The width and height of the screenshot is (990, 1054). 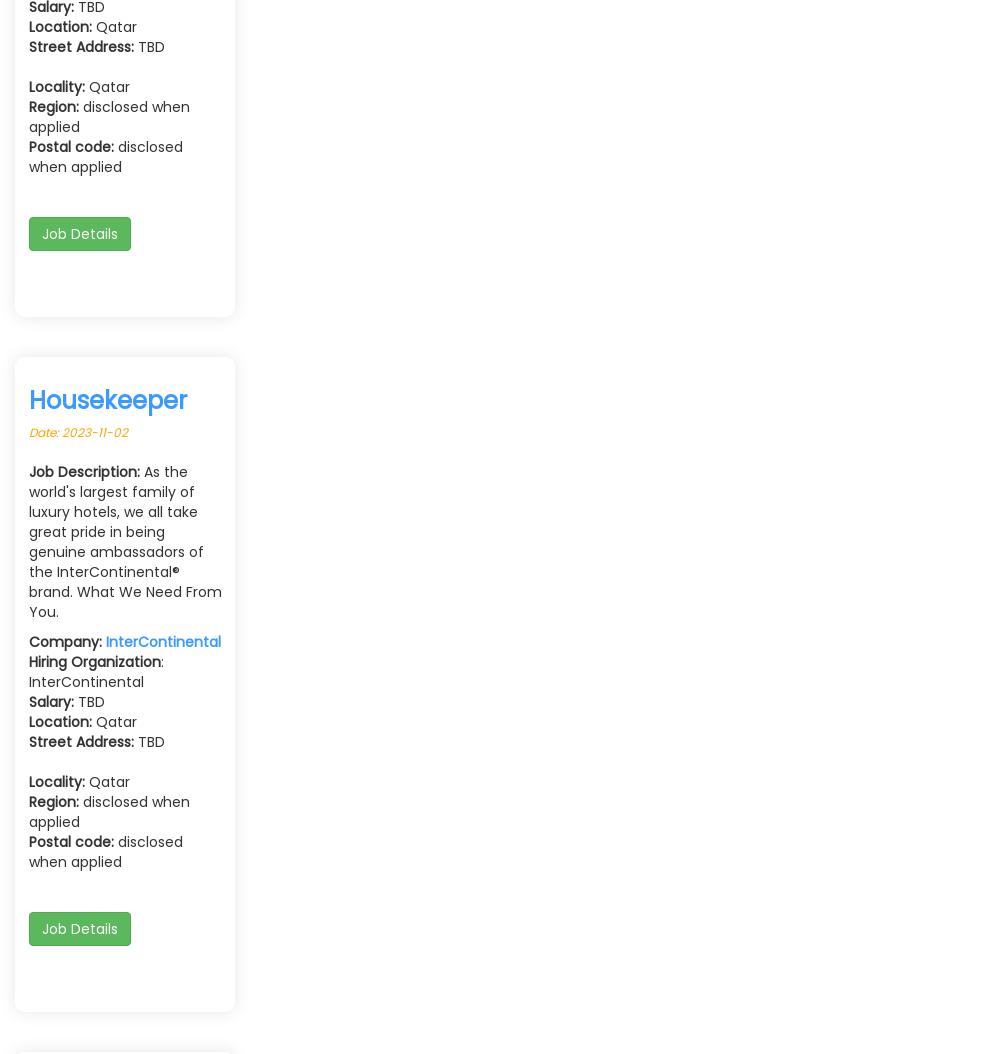 I want to click on 'Hiring Organization', so click(x=95, y=660).